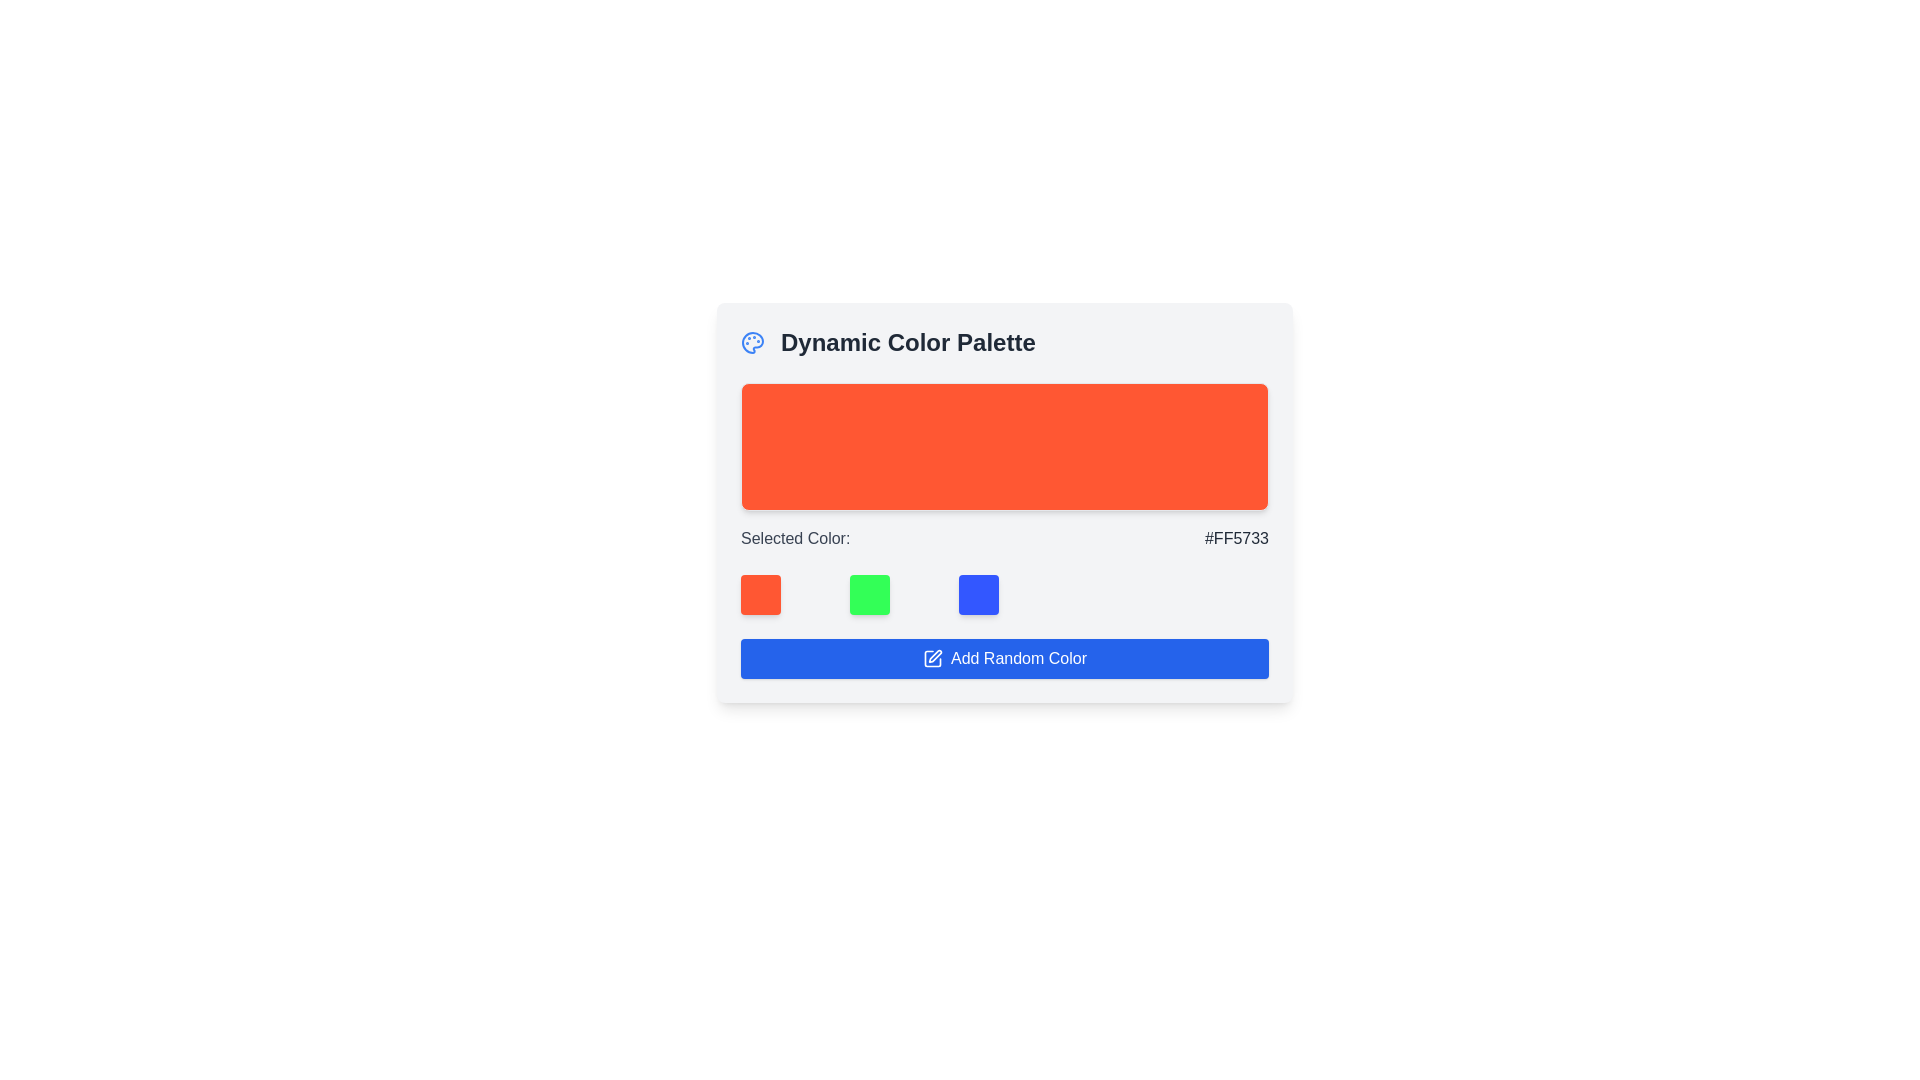 The image size is (1920, 1080). Describe the element at coordinates (794, 538) in the screenshot. I see `the descriptive Text label that indicates the selected color code, which is positioned to the left of the corresponding value '#FF5733'` at that location.